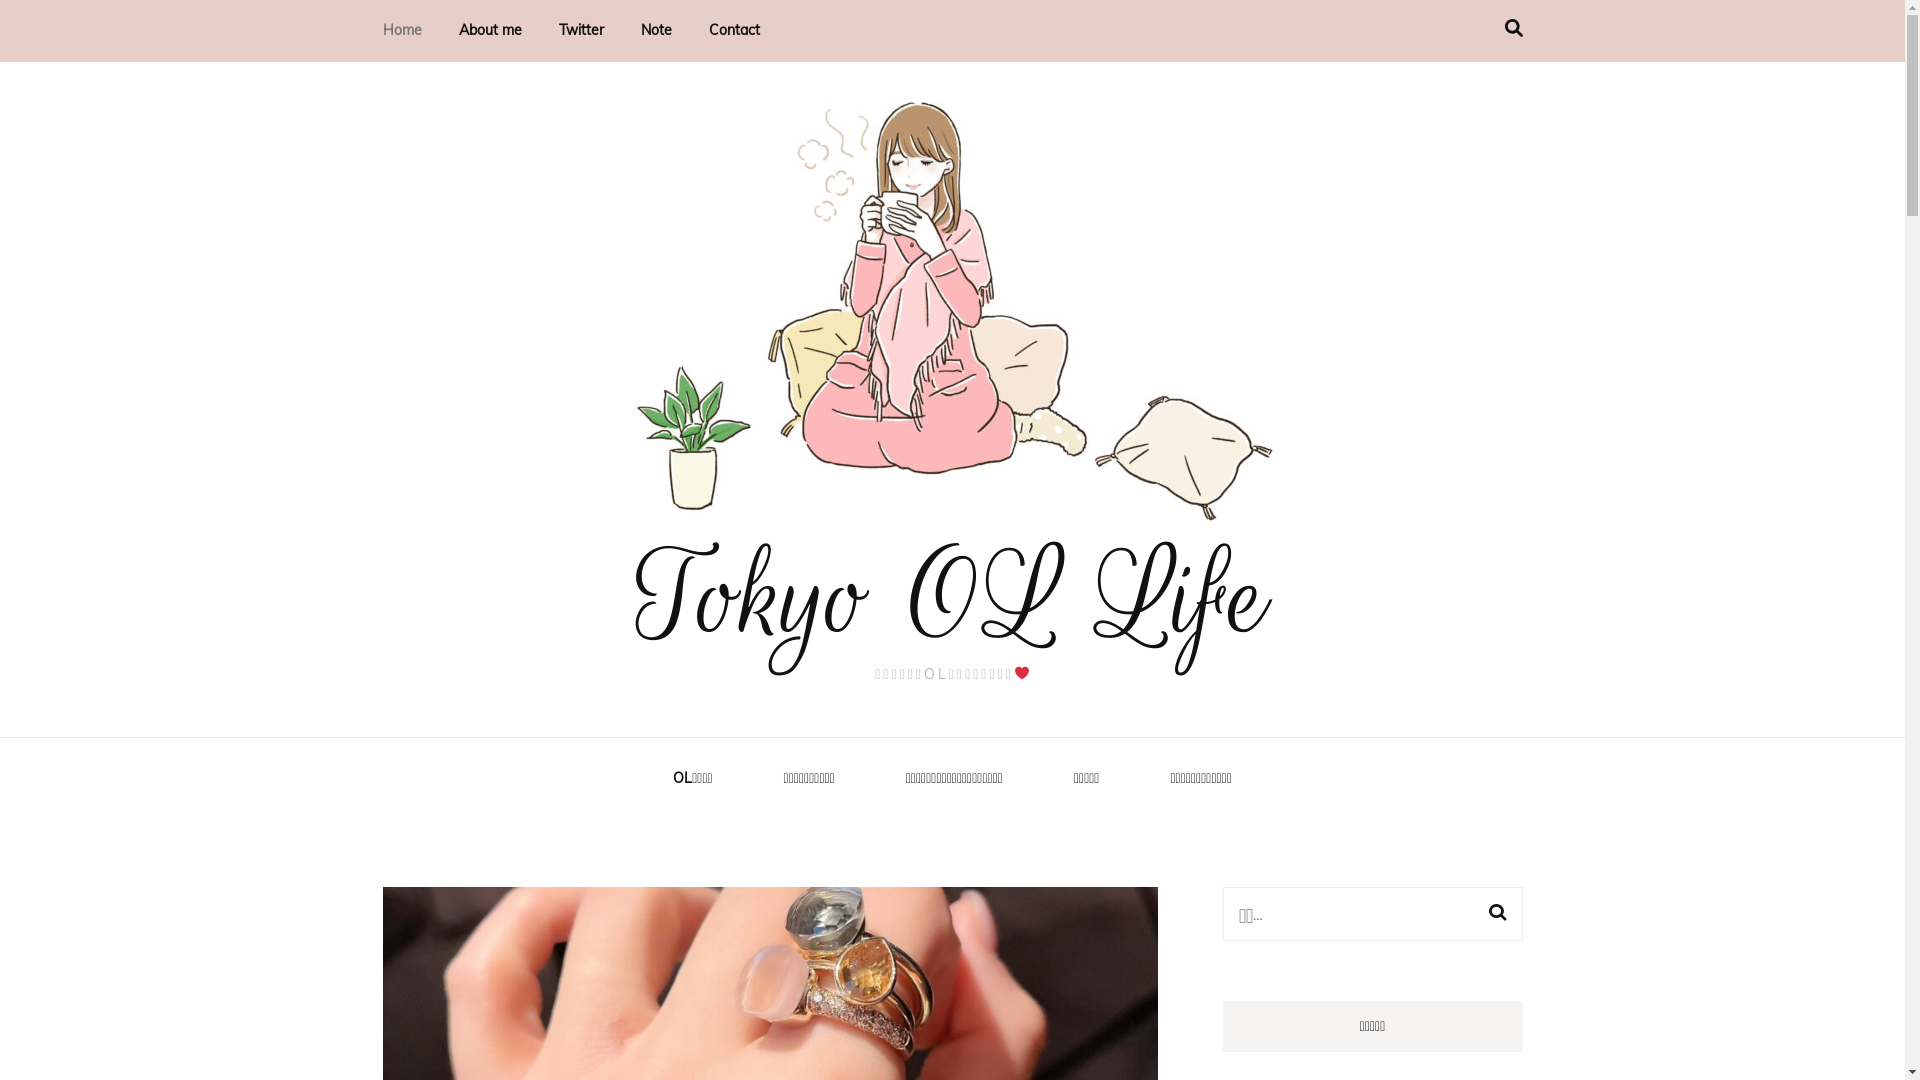  What do you see at coordinates (489, 30) in the screenshot?
I see `'About me'` at bounding box center [489, 30].